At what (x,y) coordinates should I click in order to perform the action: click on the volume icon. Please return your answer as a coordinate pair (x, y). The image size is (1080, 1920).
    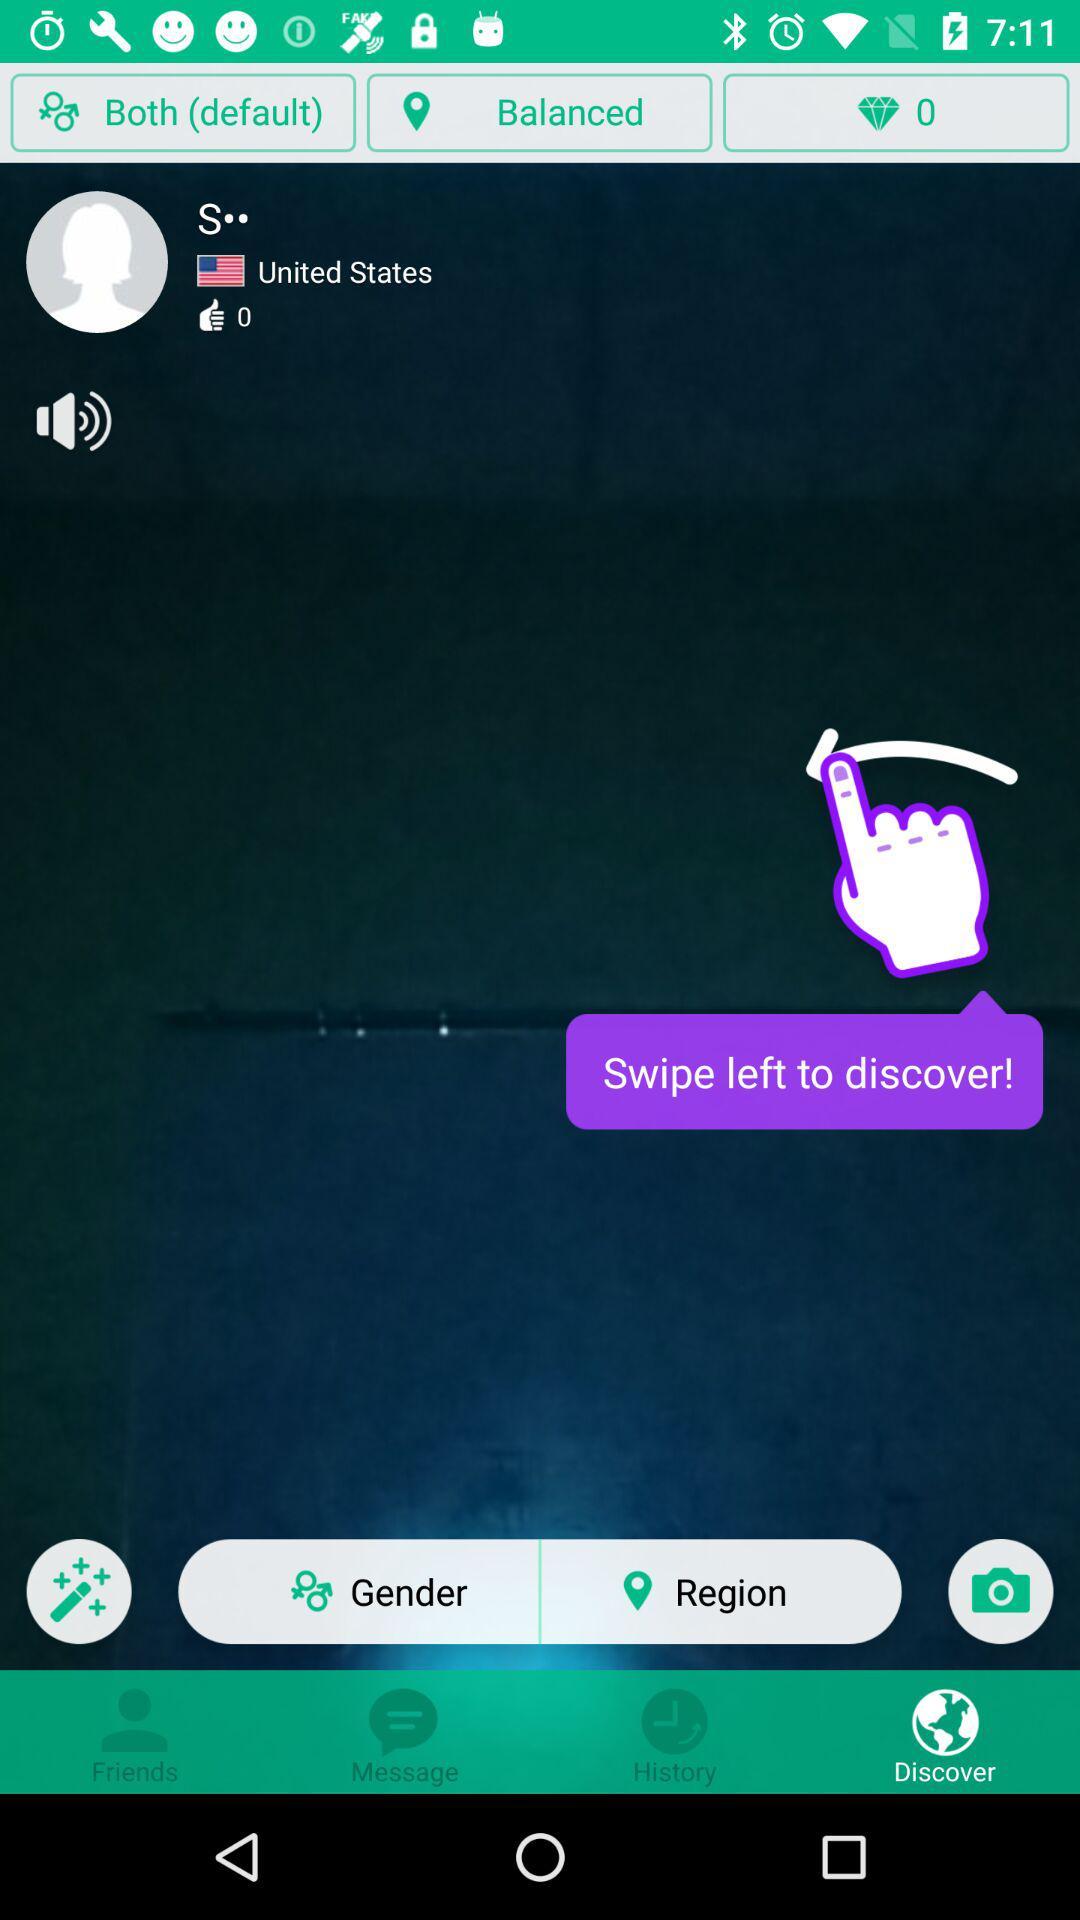
    Looking at the image, I should click on (71, 420).